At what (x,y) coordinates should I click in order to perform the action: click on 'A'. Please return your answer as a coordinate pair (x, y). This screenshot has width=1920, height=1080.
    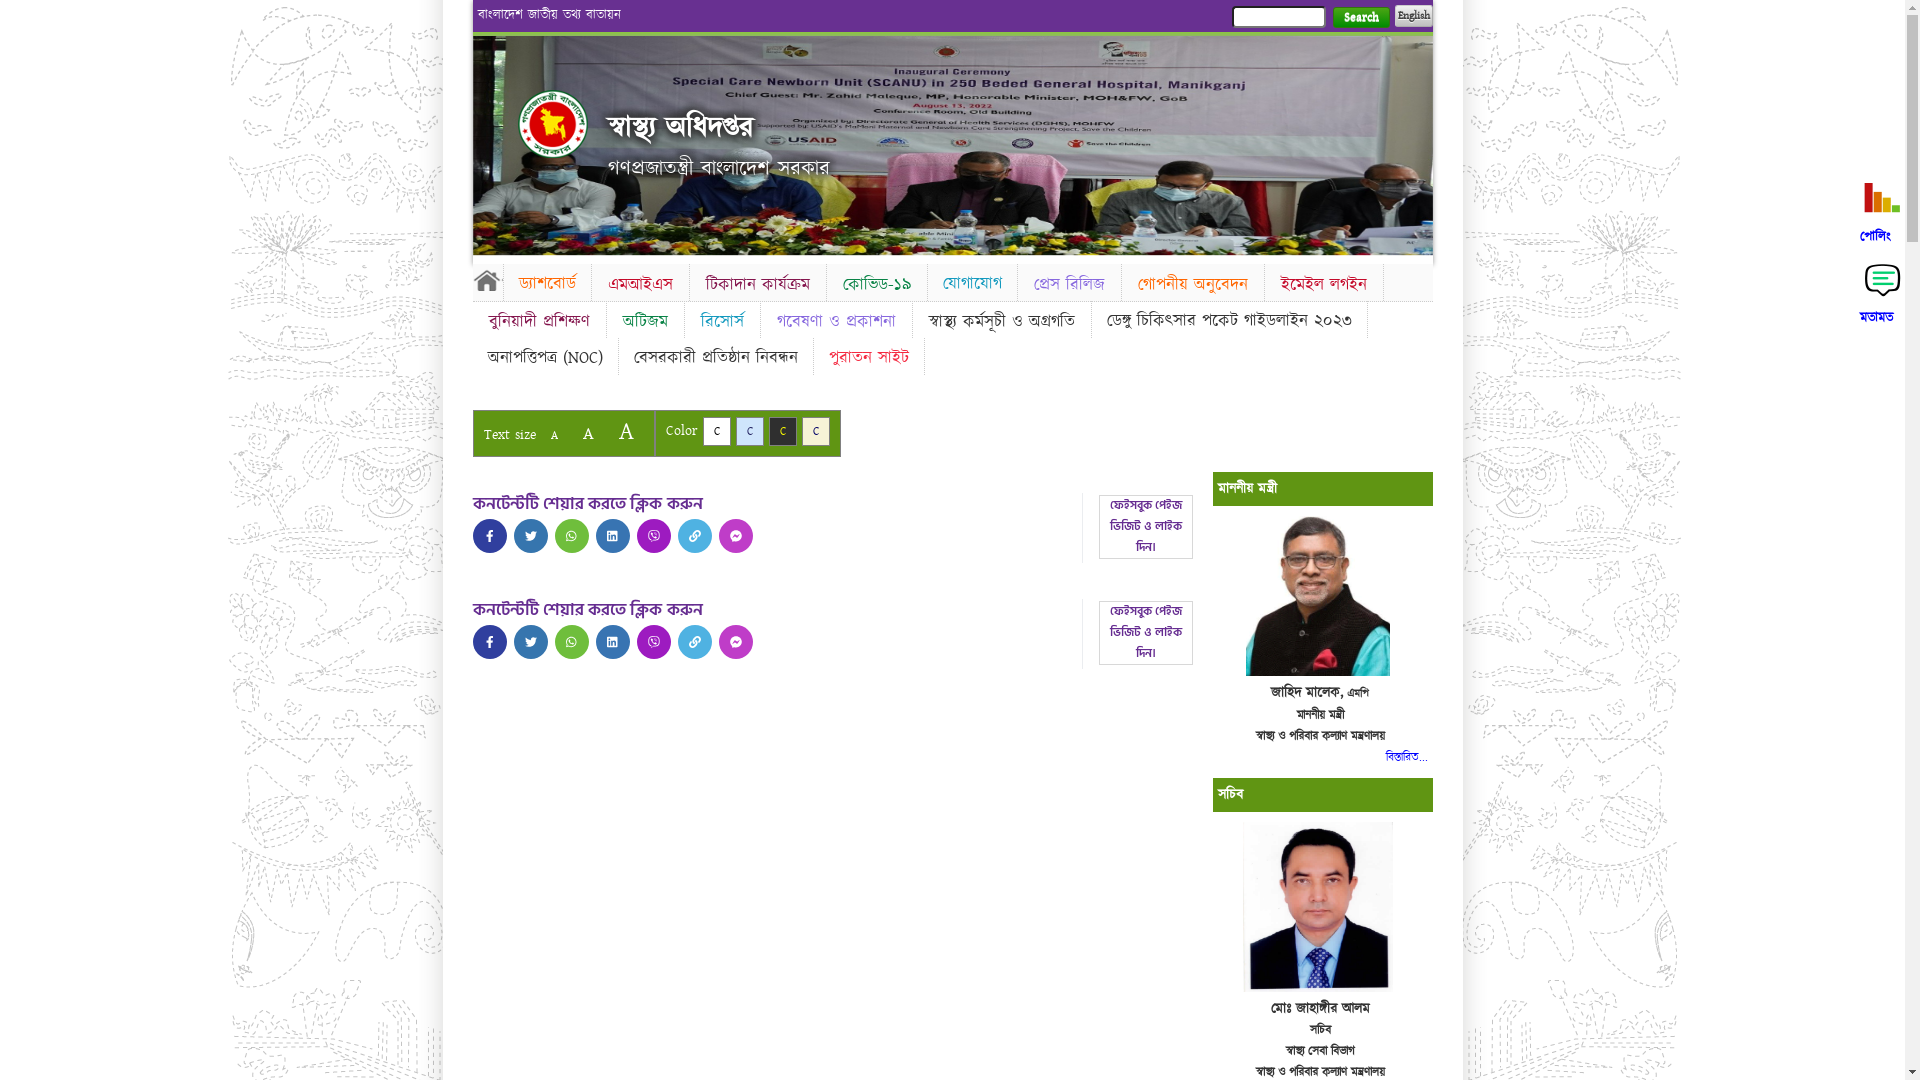
    Looking at the image, I should click on (586, 432).